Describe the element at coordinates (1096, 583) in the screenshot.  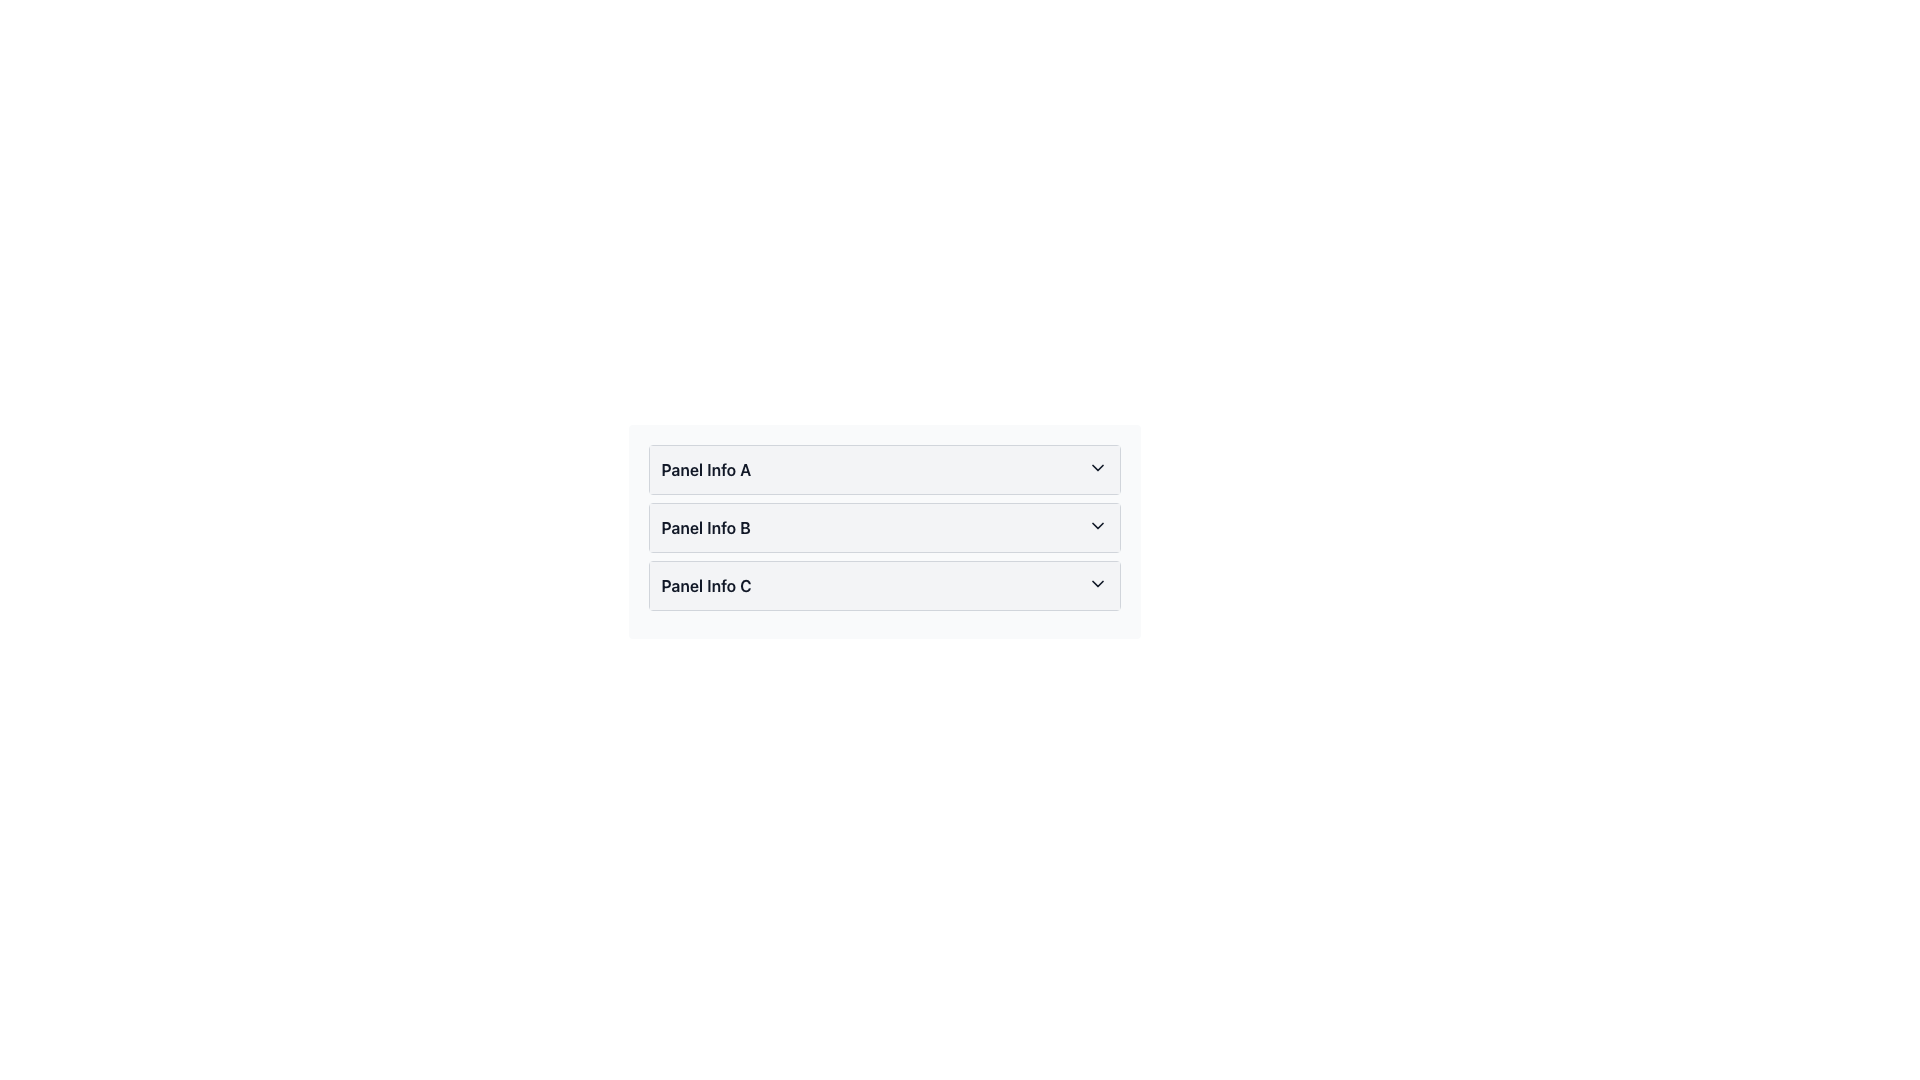
I see `the chevron icon` at that location.